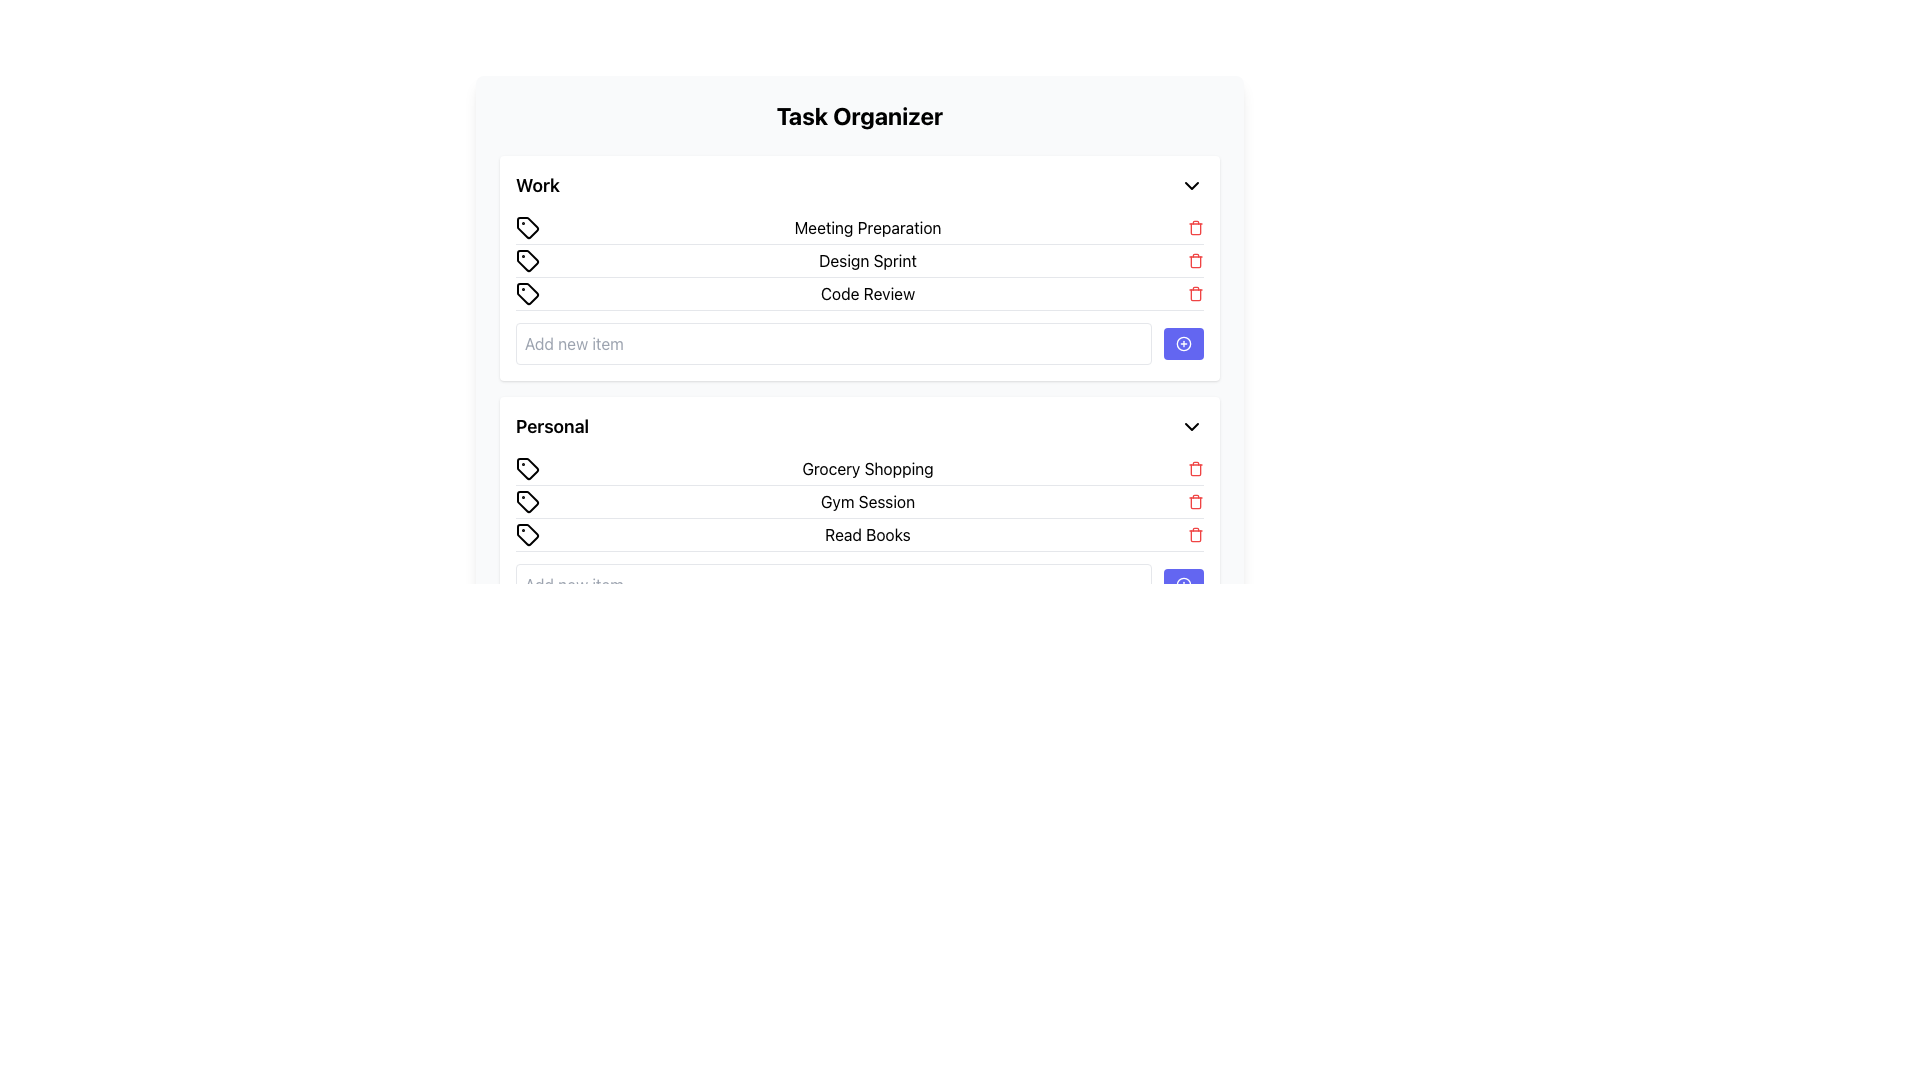  What do you see at coordinates (528, 226) in the screenshot?
I see `the Tag icon in the 'Work' section of the 'Task Organizer' application, which is the leftmost element in the first row, next to 'Meeting Preparation'` at bounding box center [528, 226].